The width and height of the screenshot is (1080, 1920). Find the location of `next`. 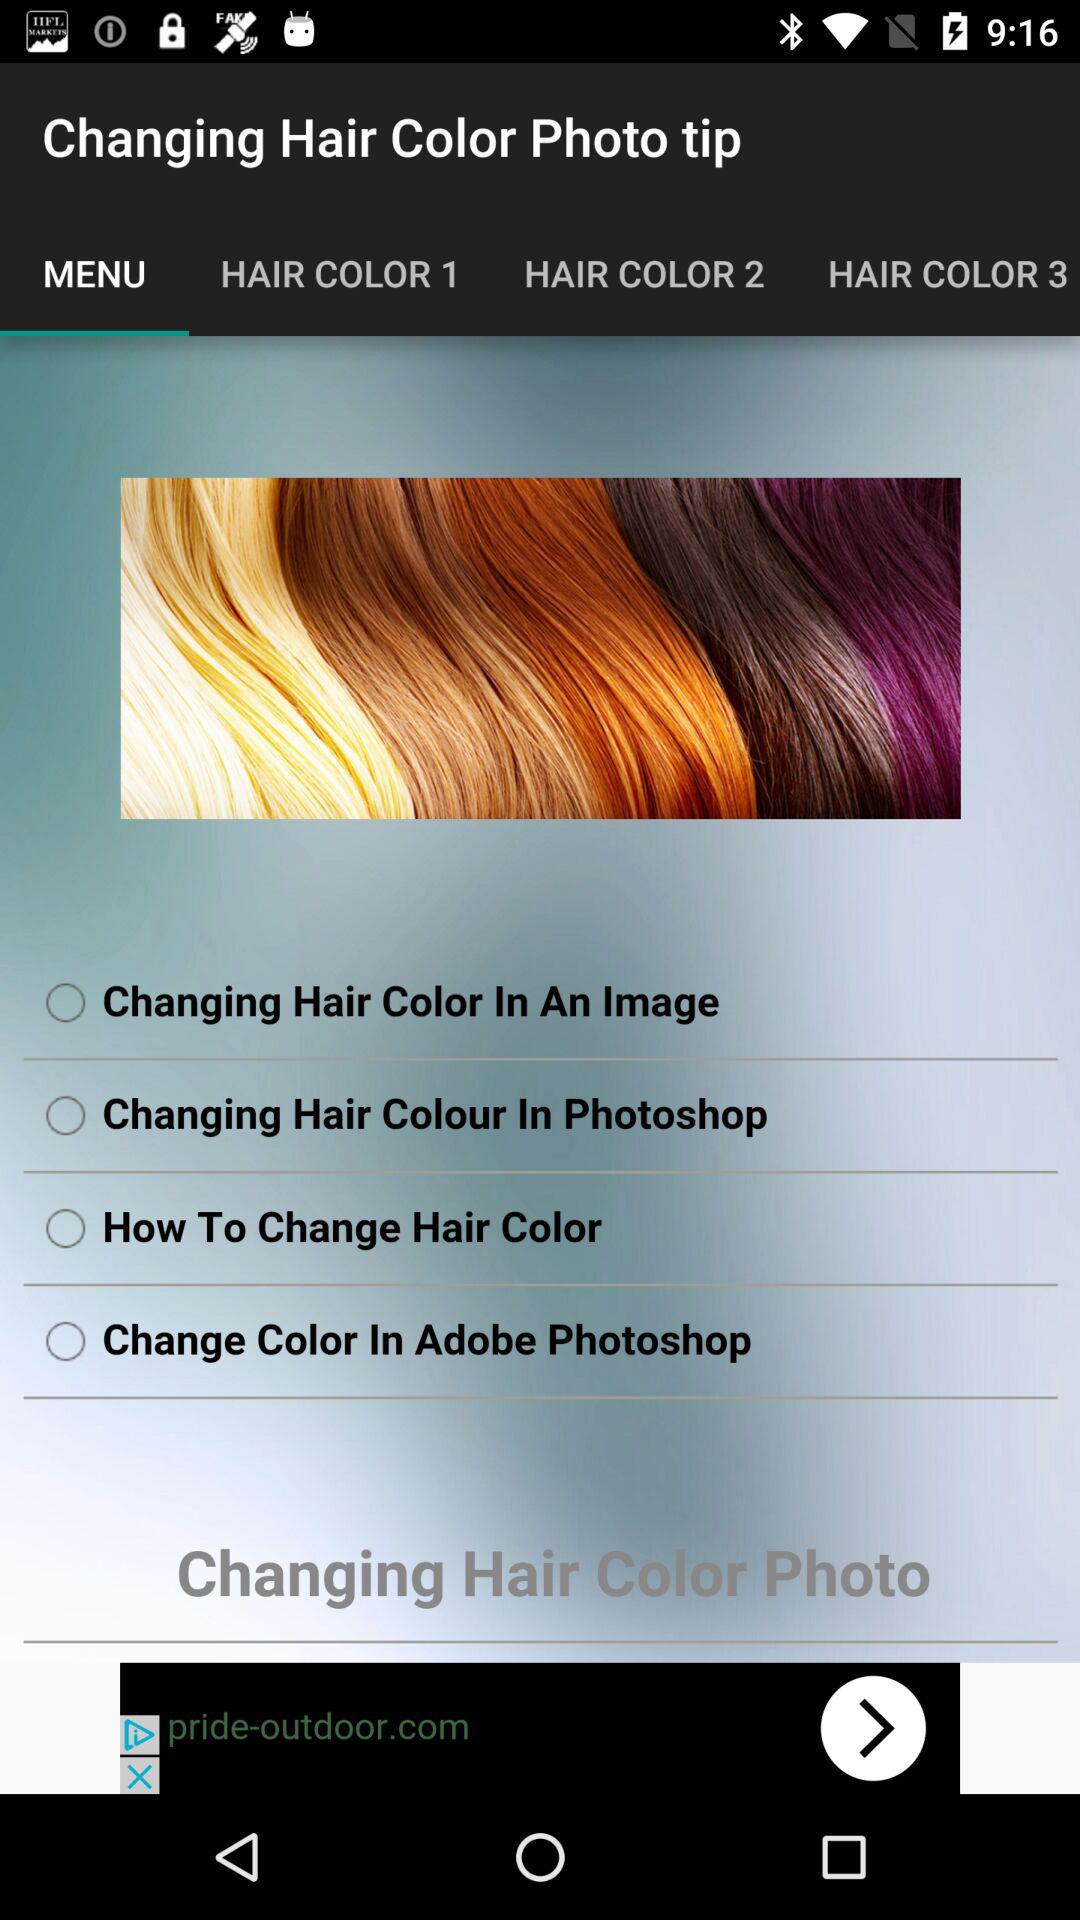

next is located at coordinates (540, 1727).